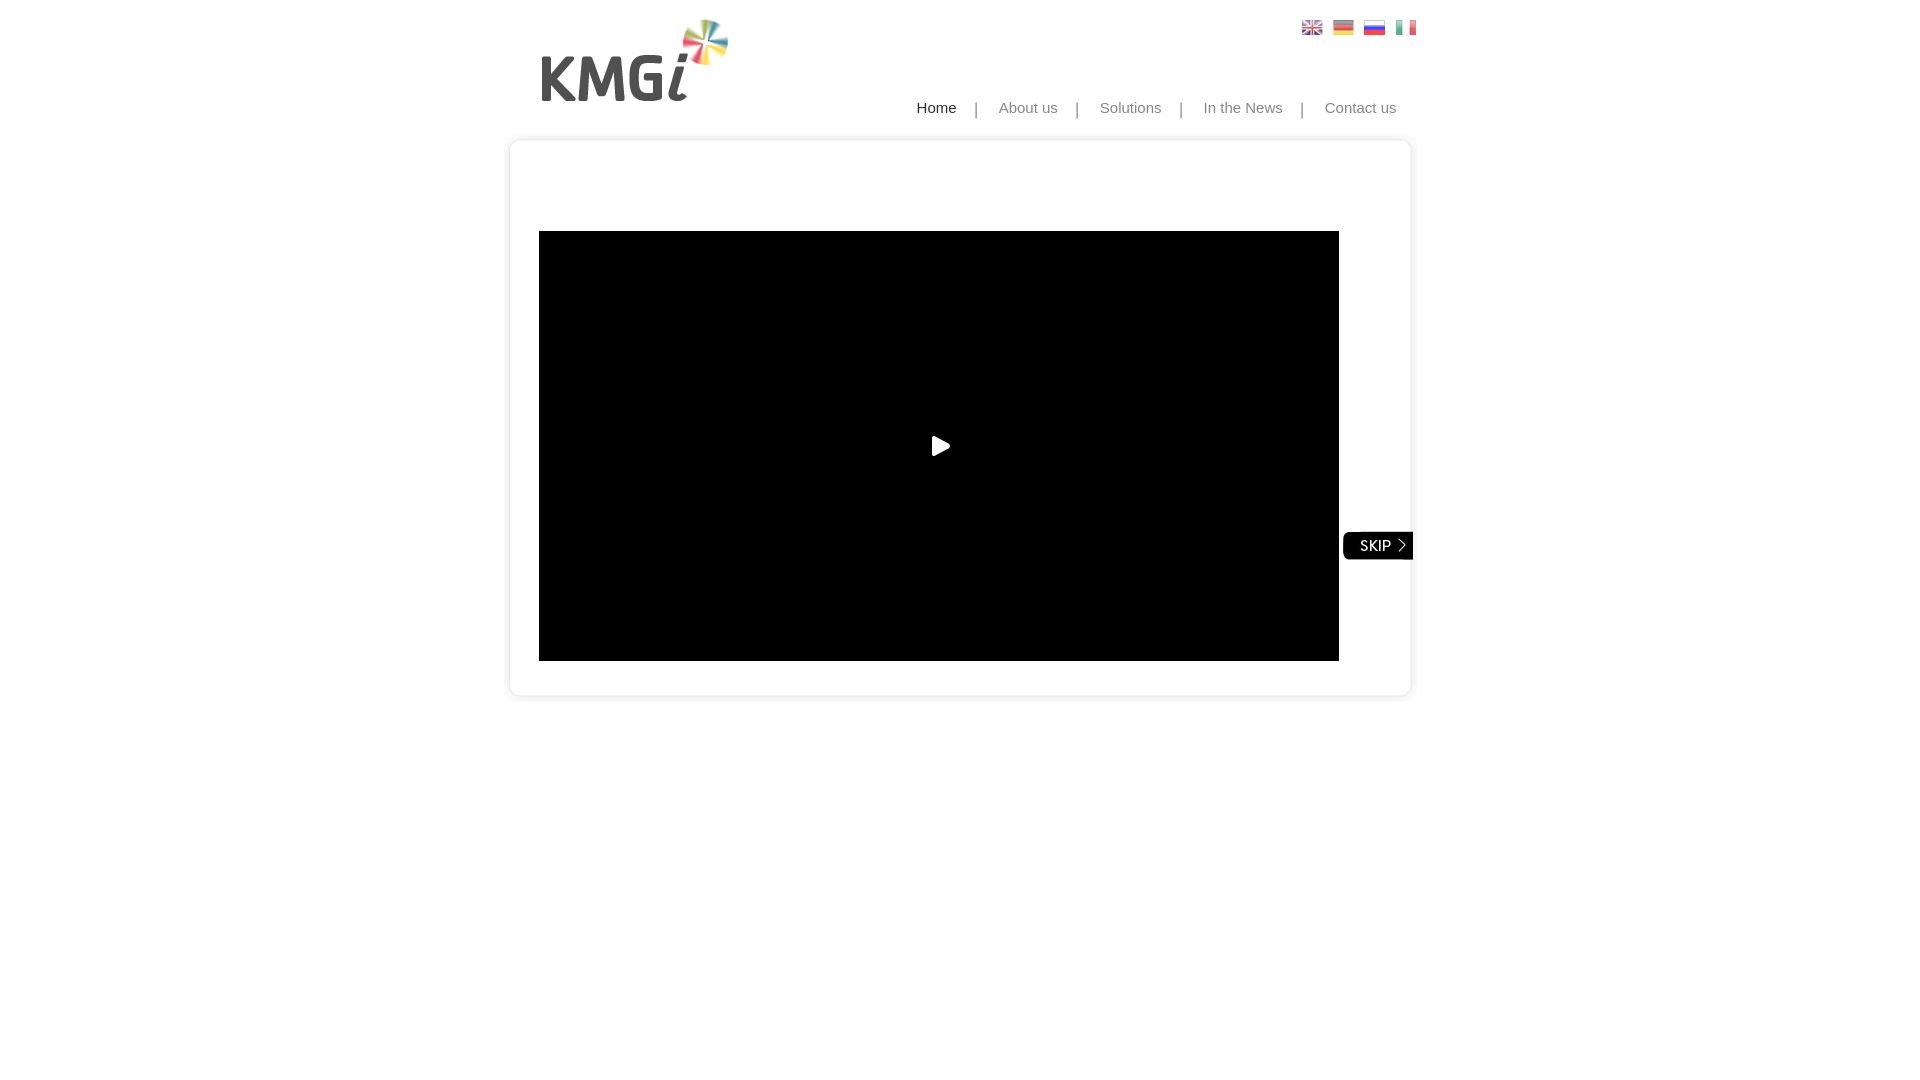 The image size is (1920, 1080). I want to click on 'About us', so click(1028, 107).